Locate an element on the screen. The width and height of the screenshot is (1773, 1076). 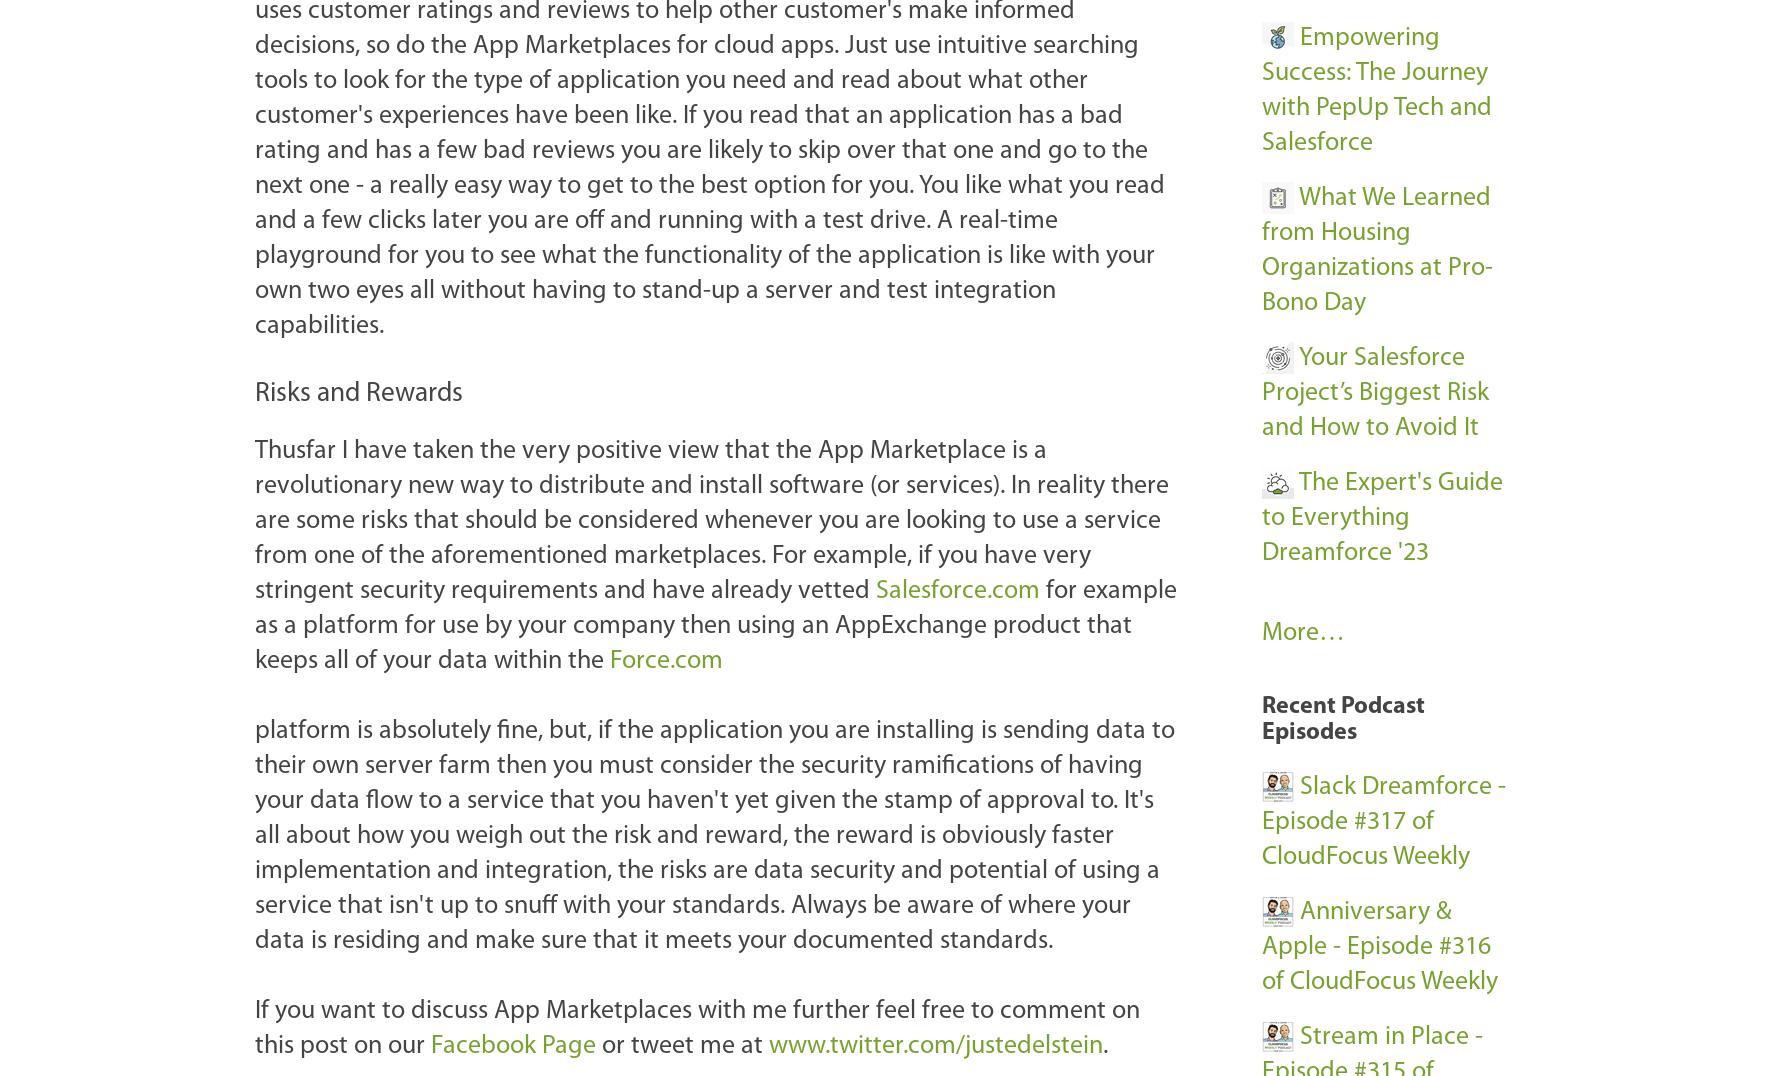
'Force.com' is located at coordinates (665, 659).